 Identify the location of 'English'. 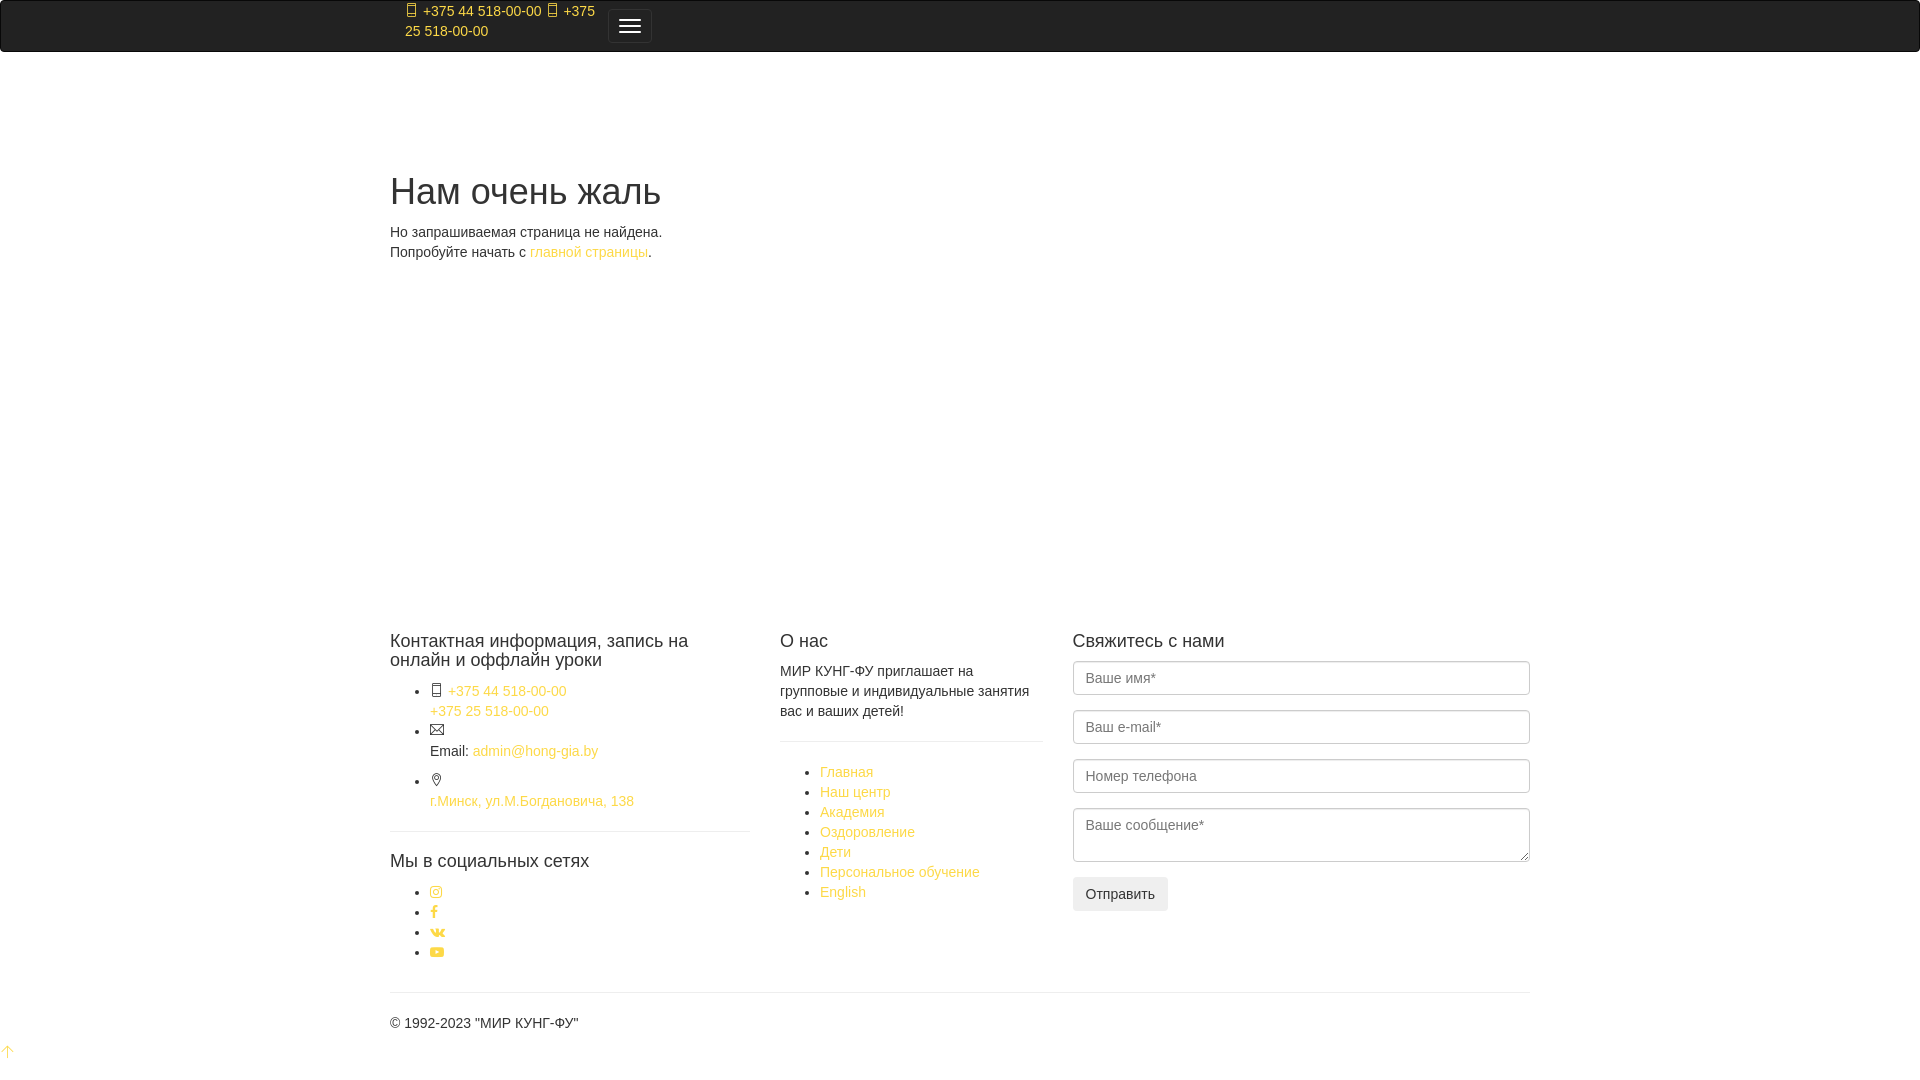
(843, 890).